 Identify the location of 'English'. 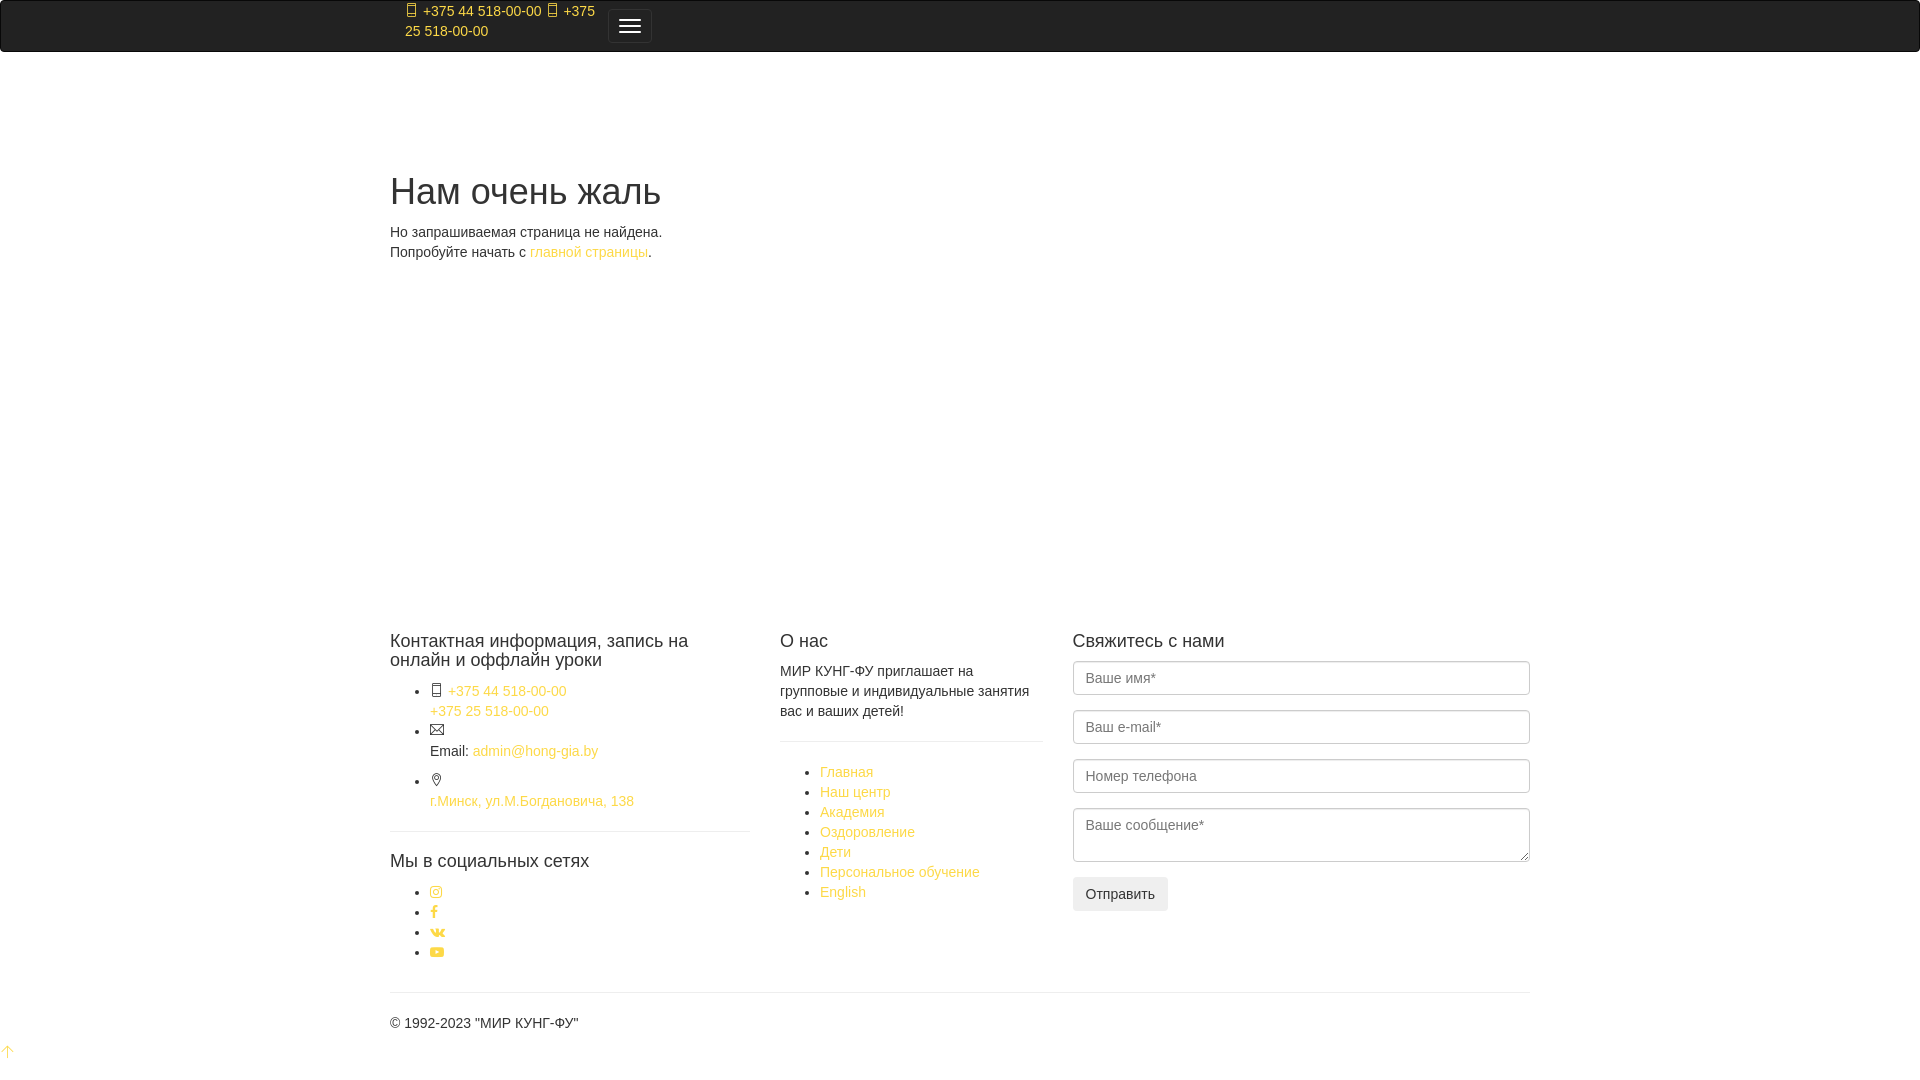
(843, 890).